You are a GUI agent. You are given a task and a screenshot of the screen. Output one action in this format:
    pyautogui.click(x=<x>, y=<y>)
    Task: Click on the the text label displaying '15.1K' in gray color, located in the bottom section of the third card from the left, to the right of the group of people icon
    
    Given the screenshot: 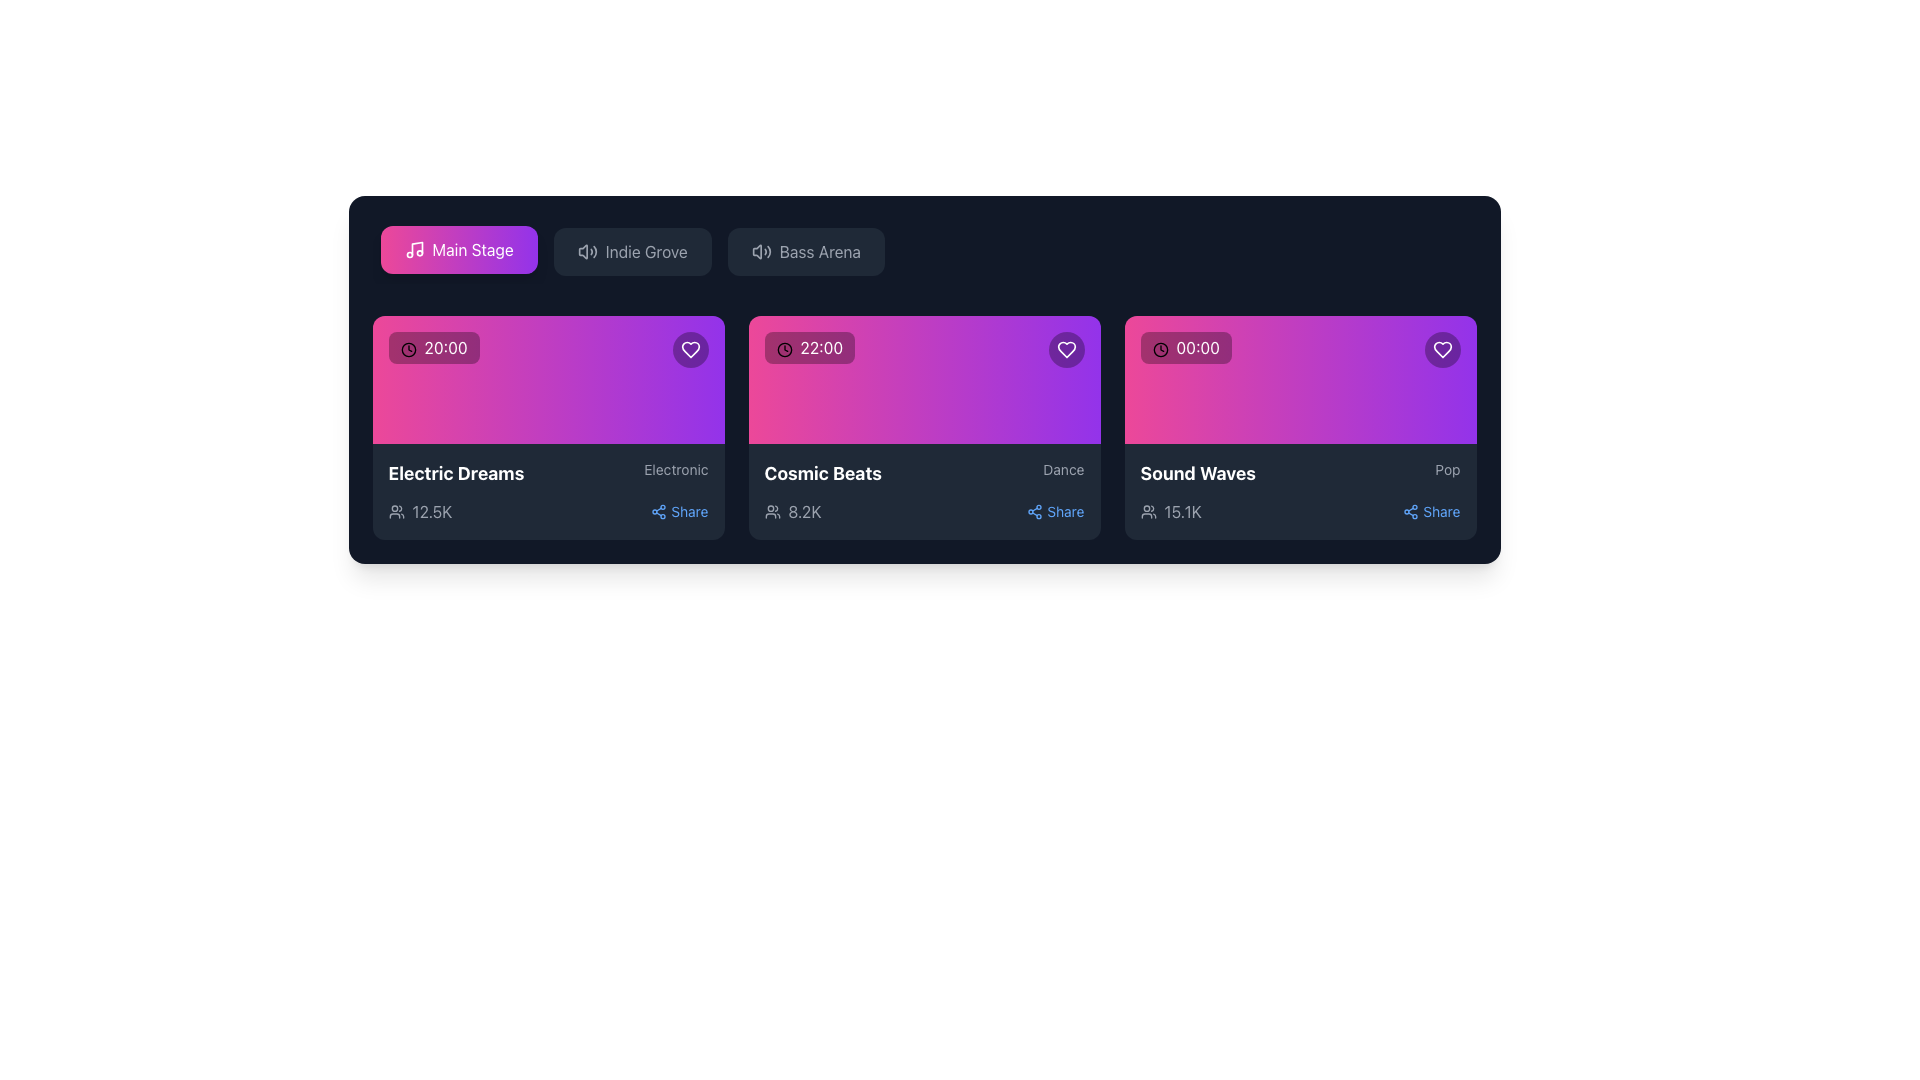 What is the action you would take?
    pyautogui.click(x=1183, y=511)
    